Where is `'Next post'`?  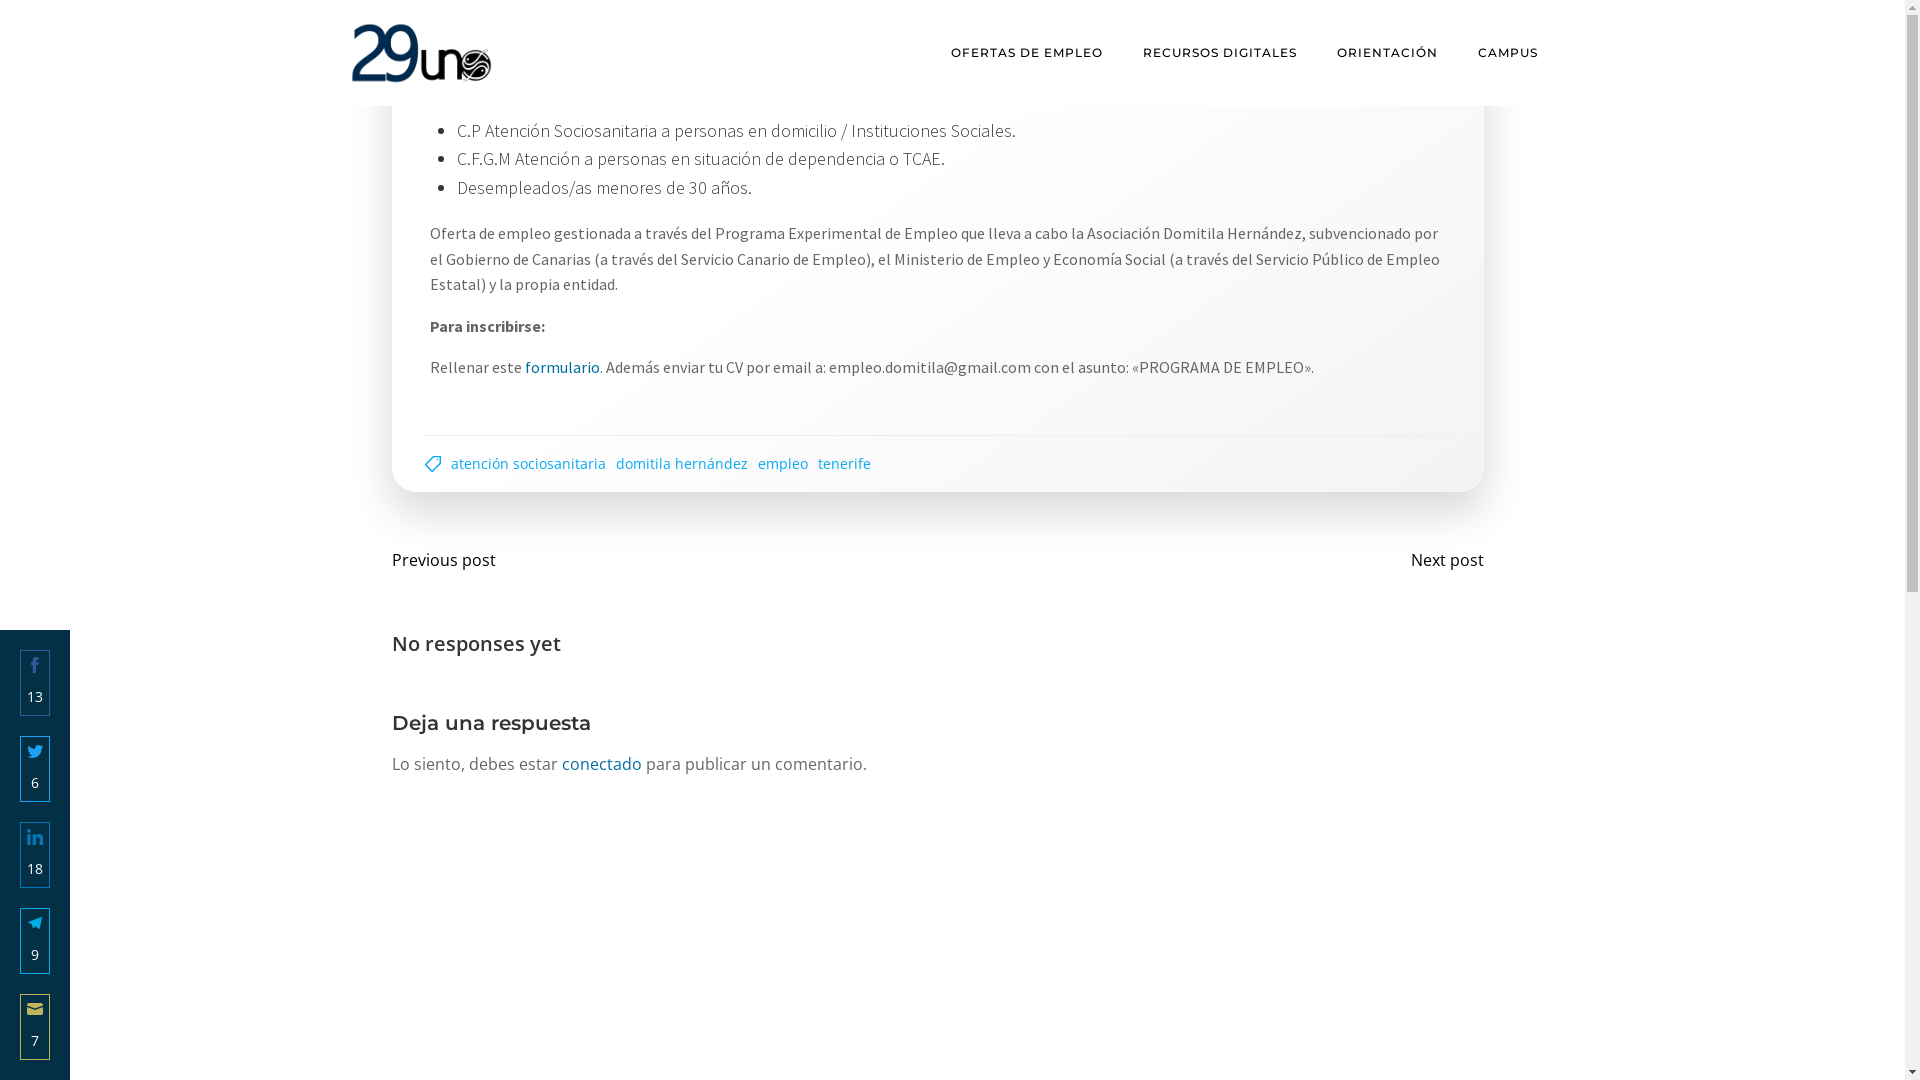 'Next post' is located at coordinates (1399, 559).